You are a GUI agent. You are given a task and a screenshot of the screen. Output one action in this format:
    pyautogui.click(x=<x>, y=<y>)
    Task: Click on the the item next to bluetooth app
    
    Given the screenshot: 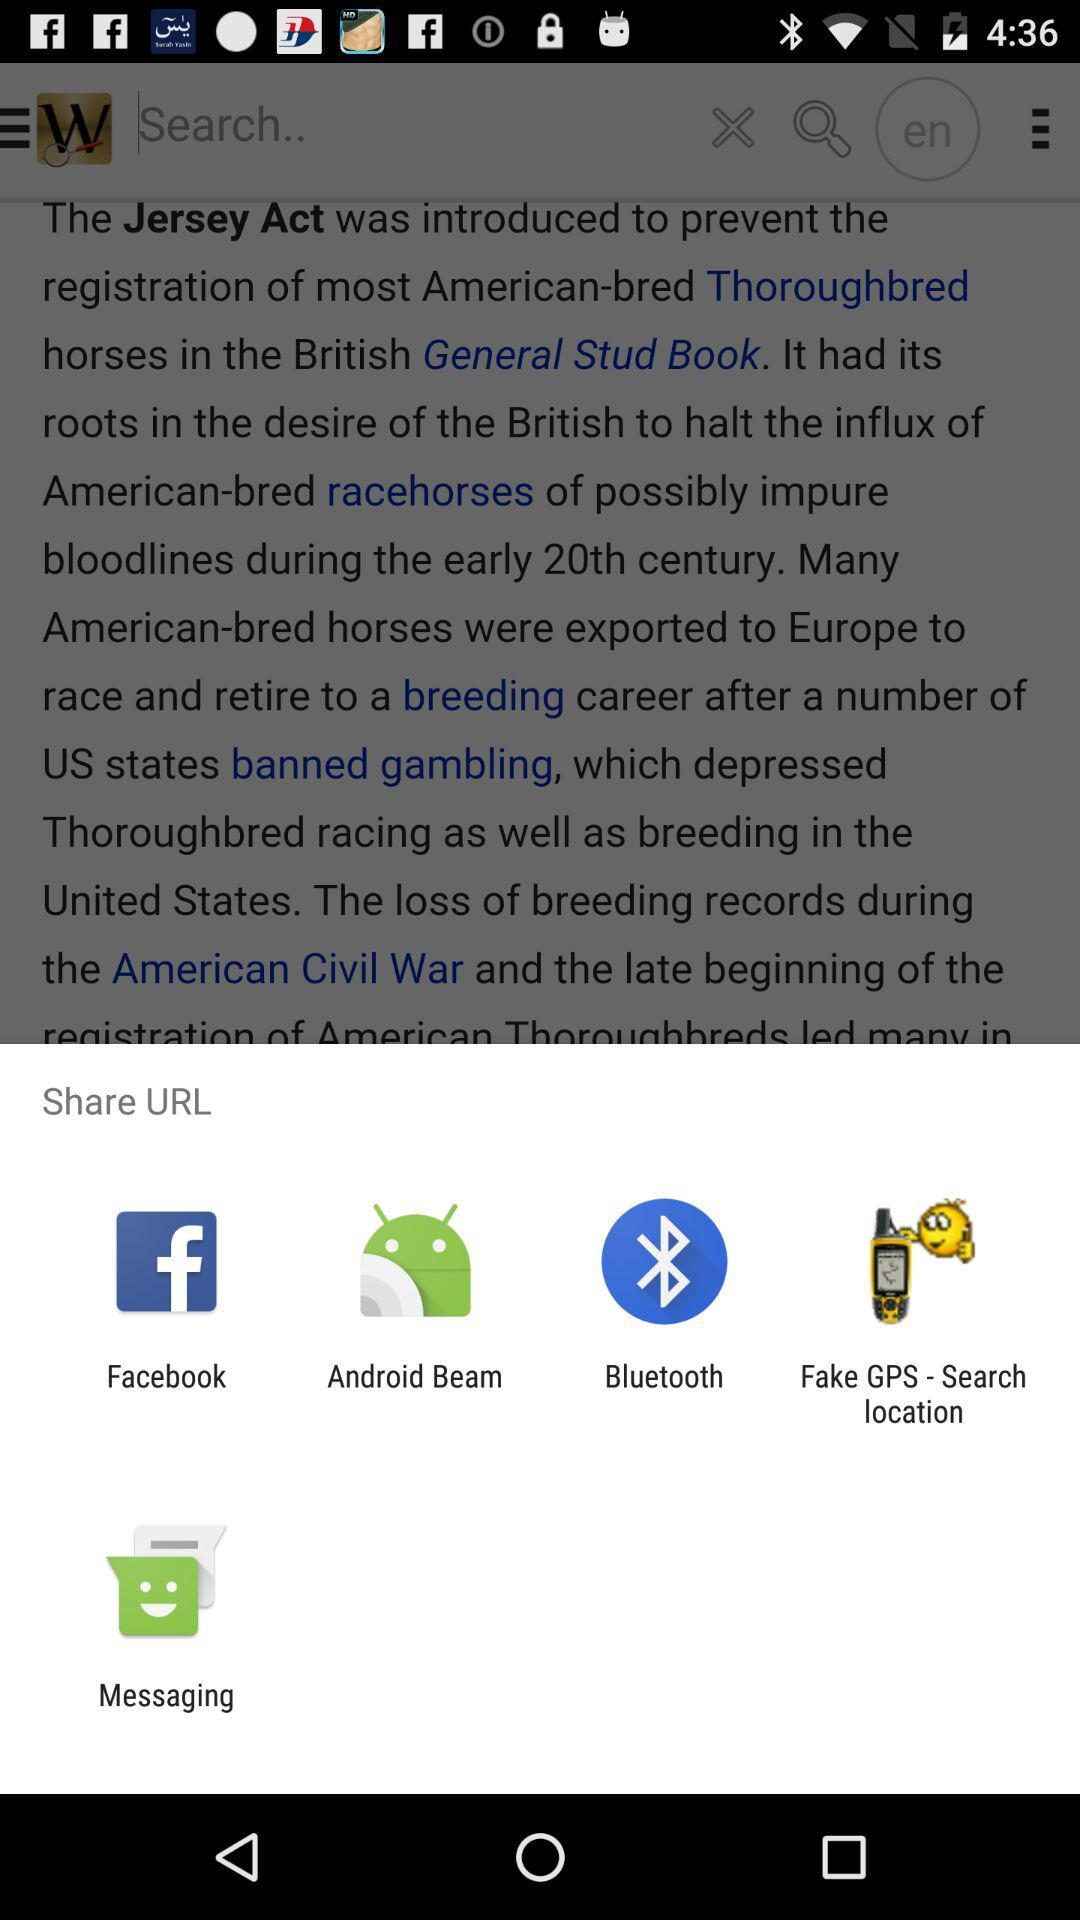 What is the action you would take?
    pyautogui.click(x=414, y=1392)
    